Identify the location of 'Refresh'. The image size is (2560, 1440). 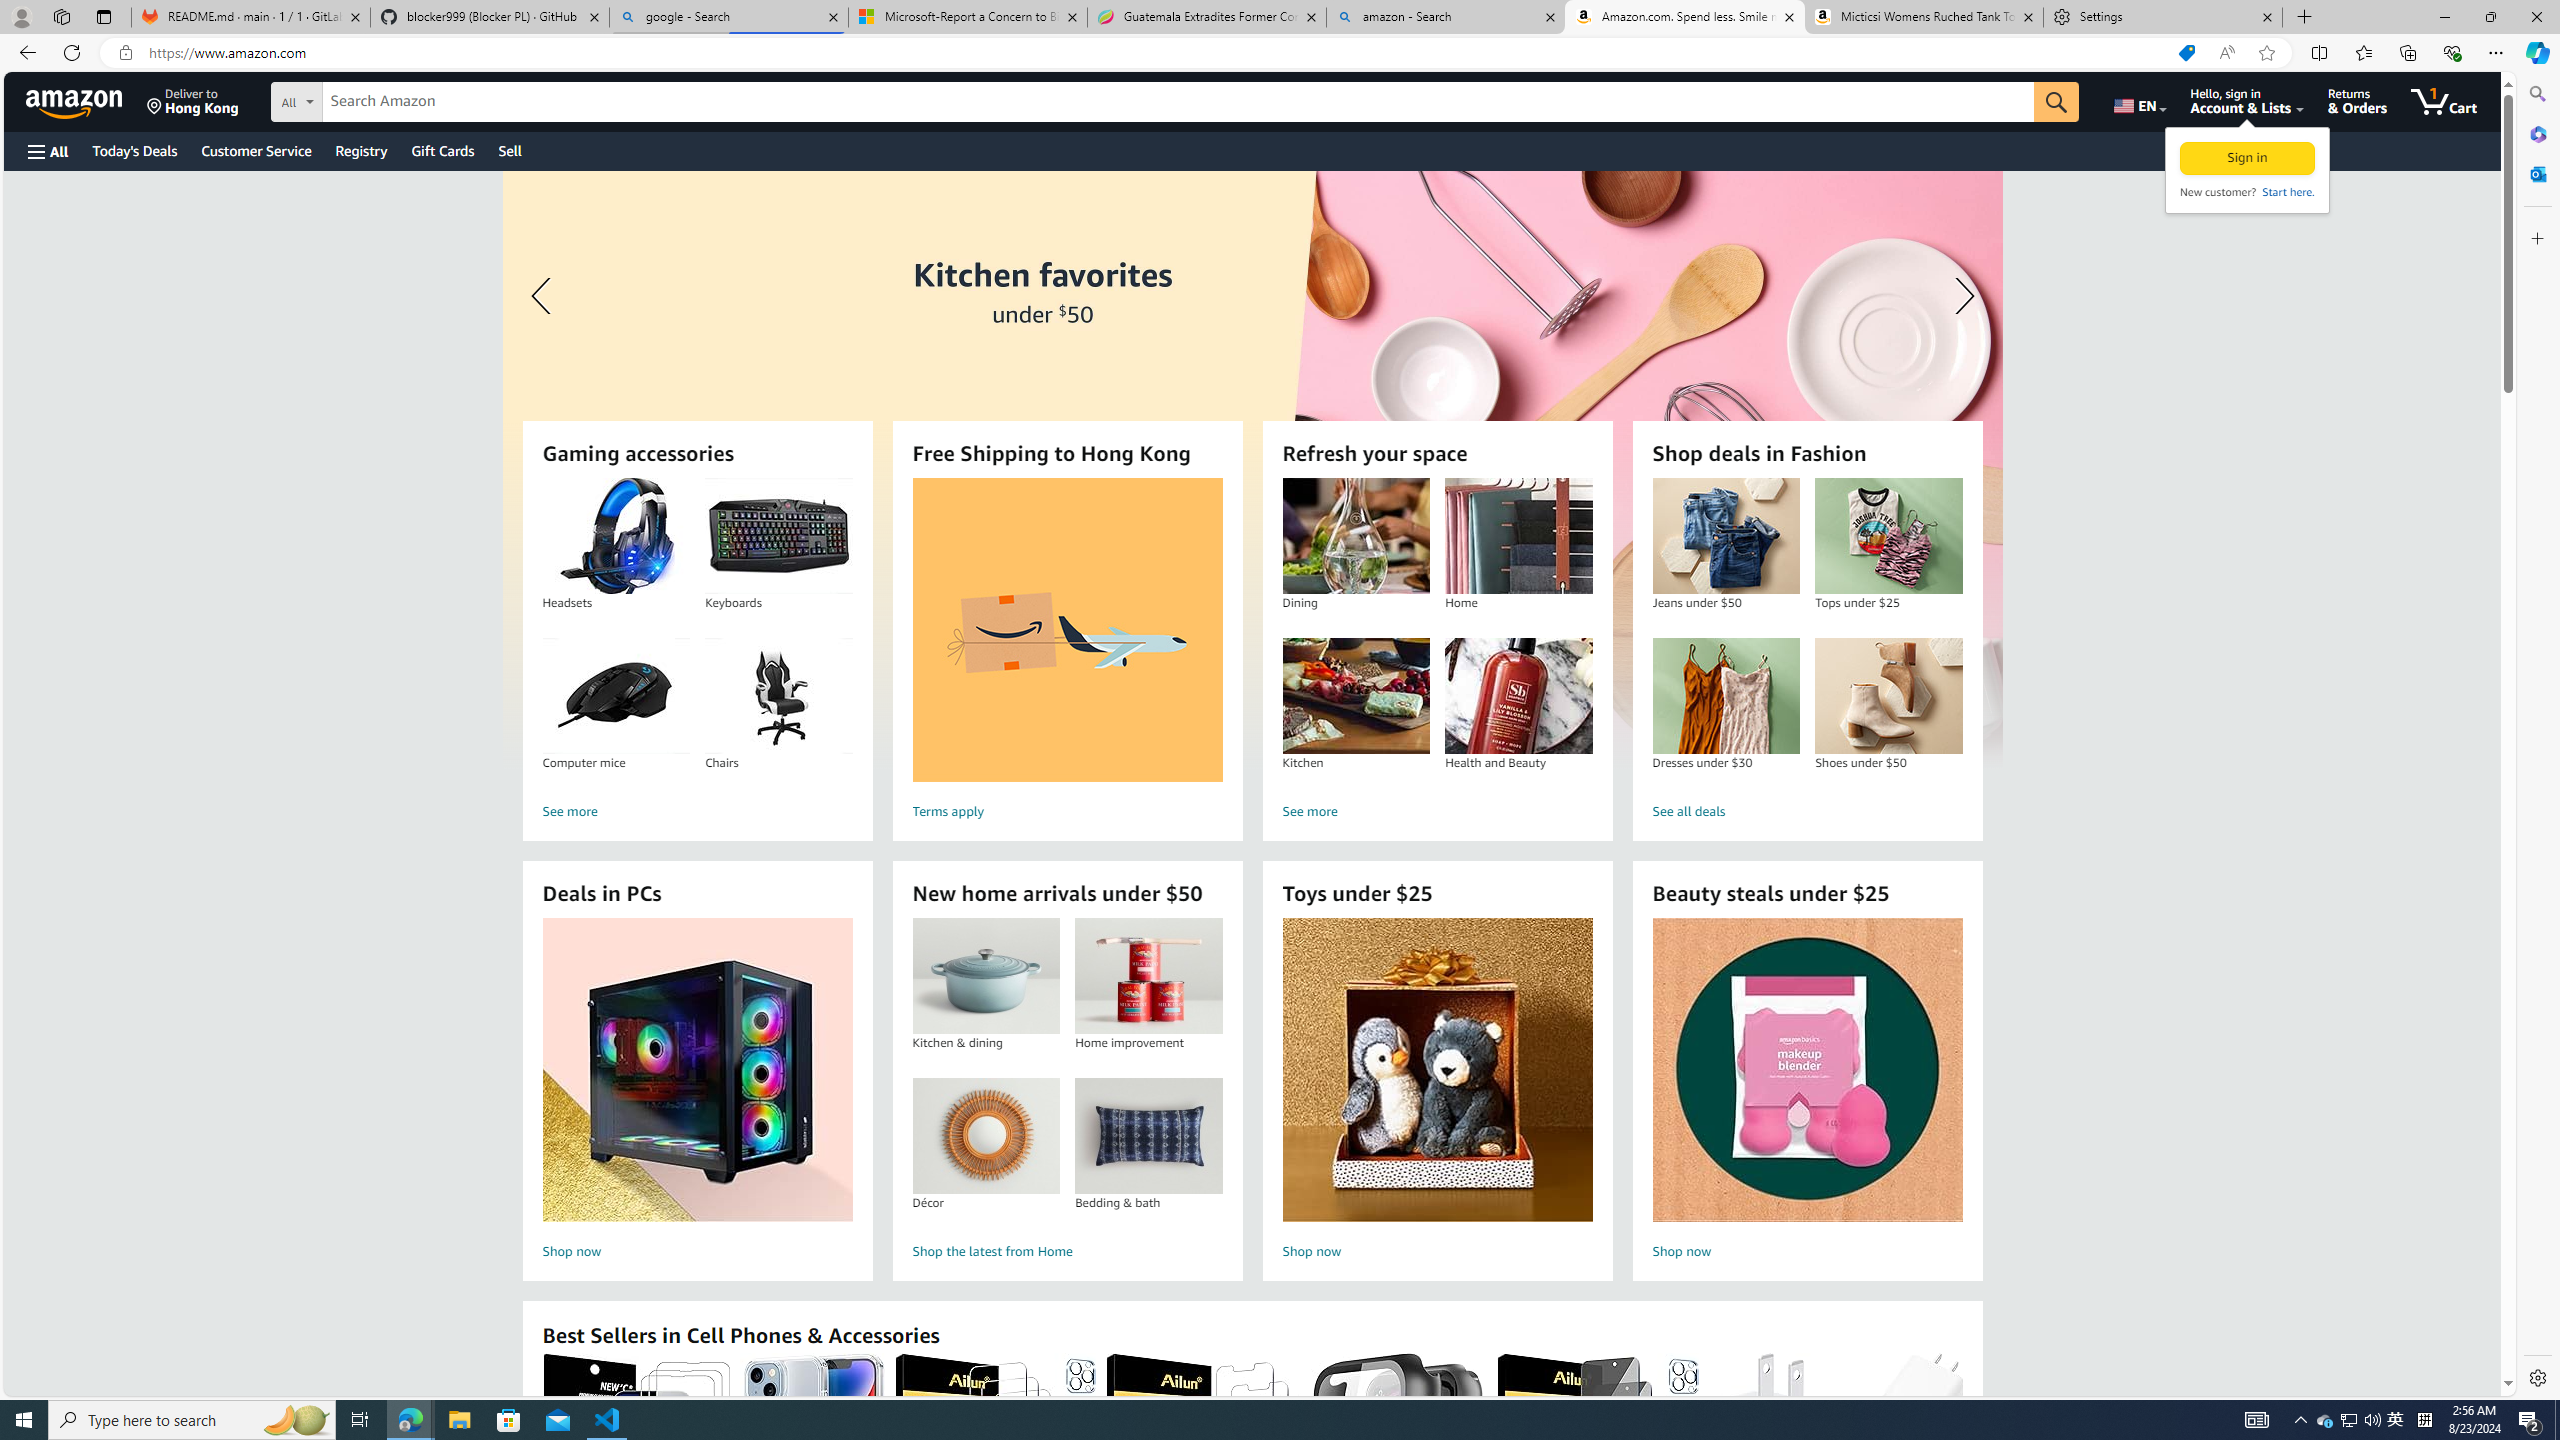
(70, 51).